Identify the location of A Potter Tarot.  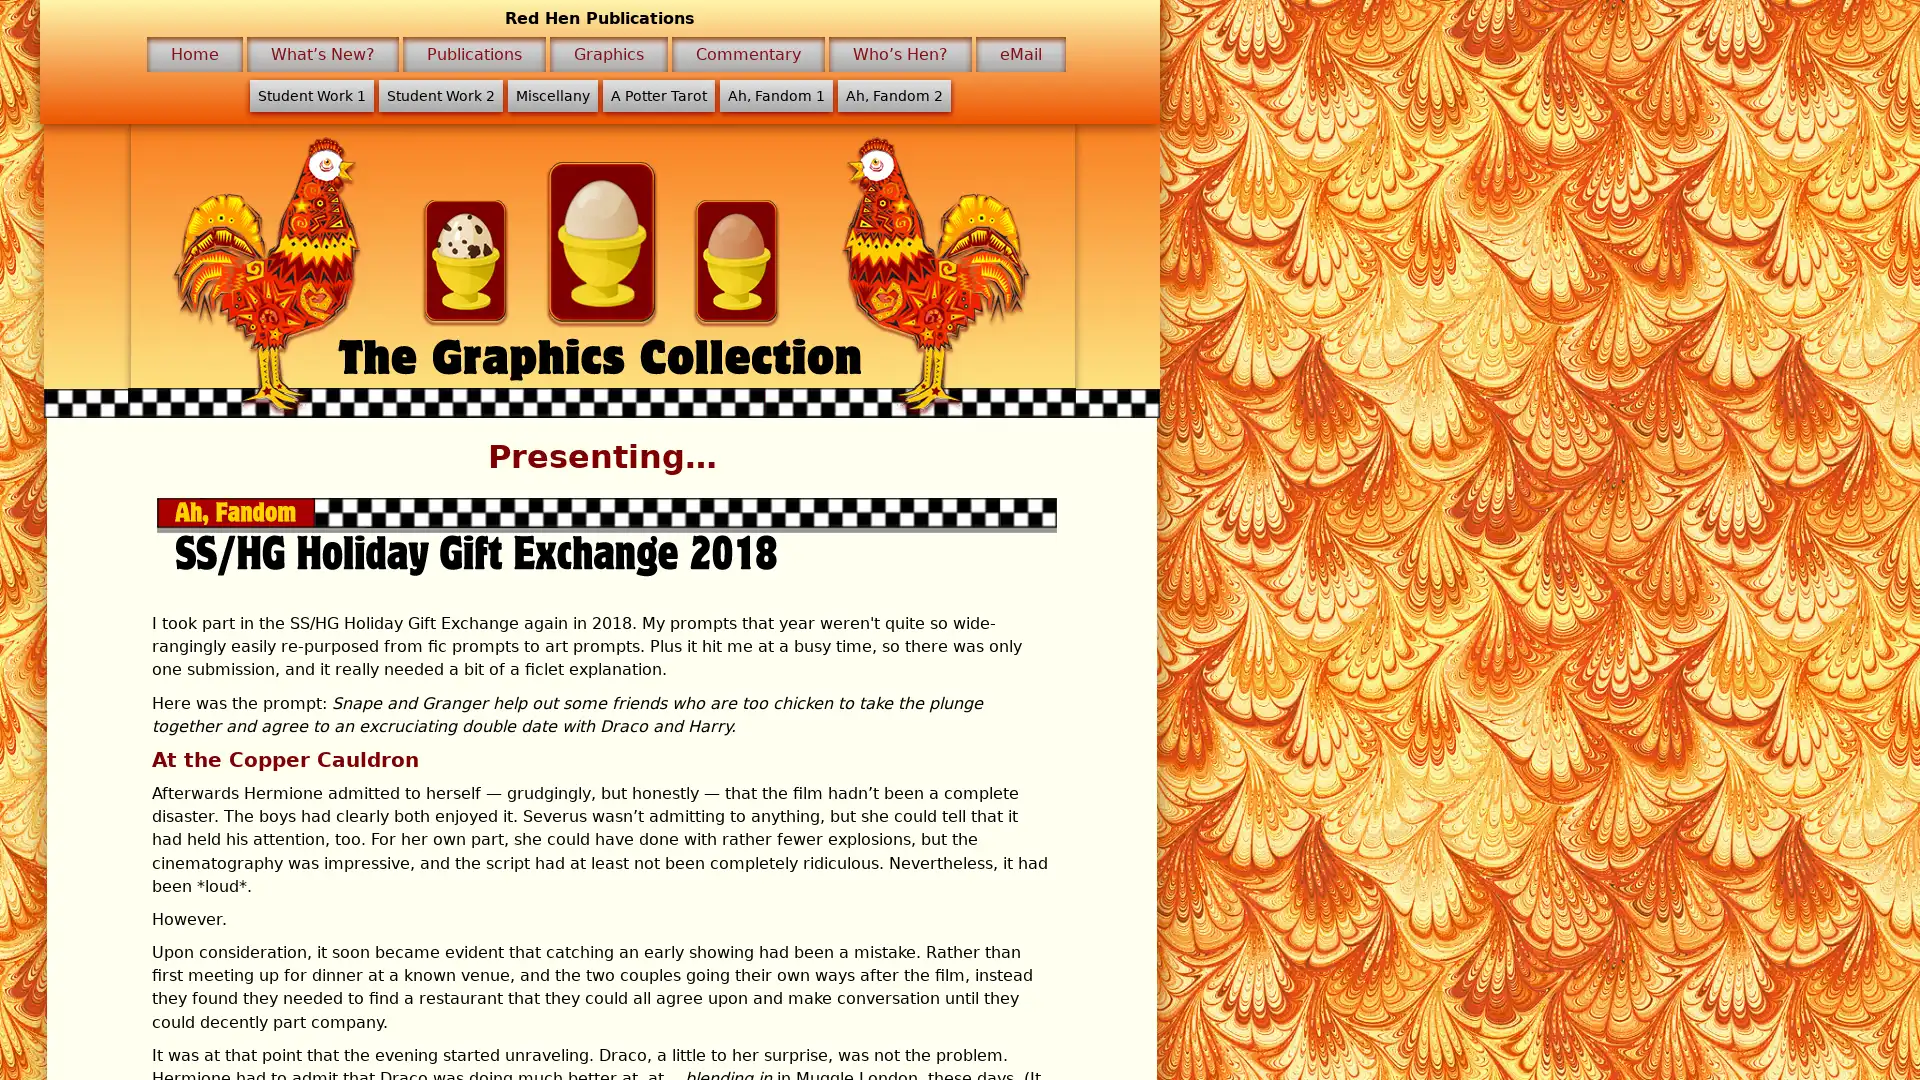
(657, 96).